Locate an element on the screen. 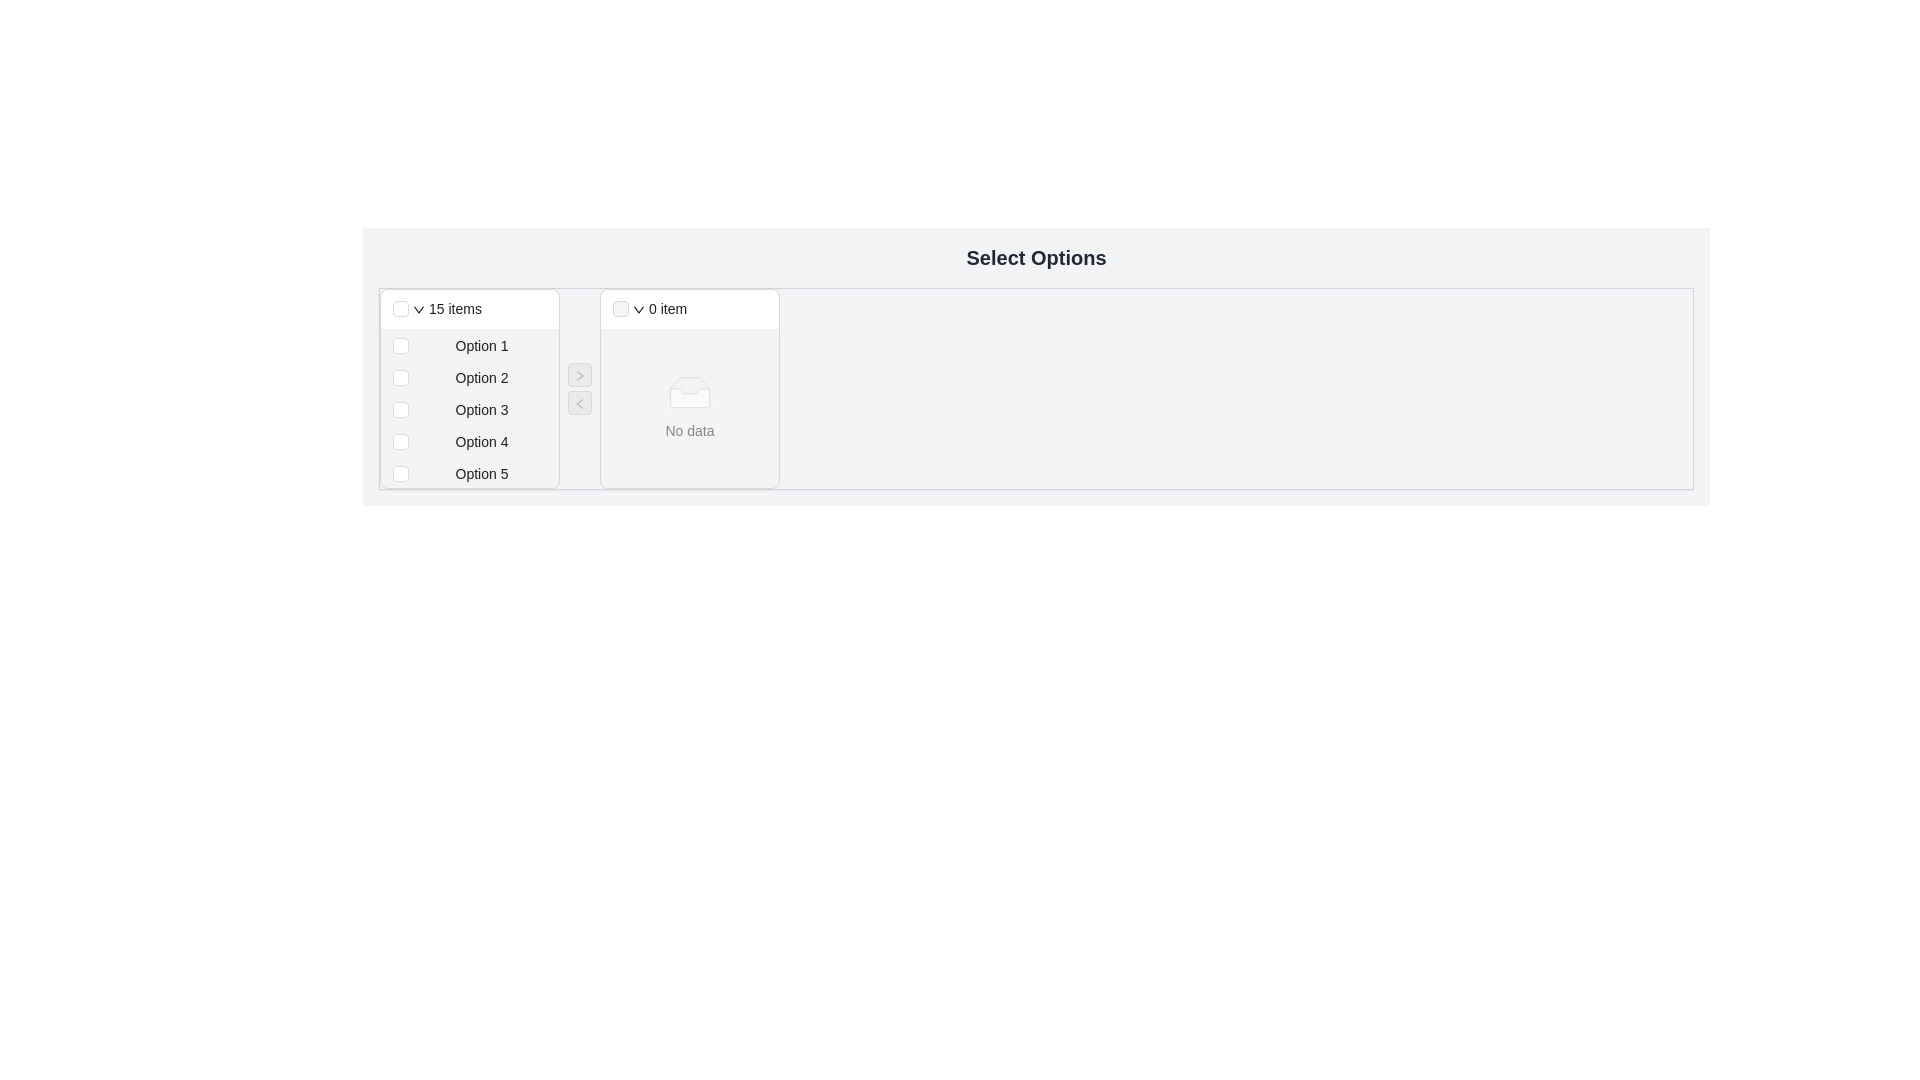 This screenshot has height=1080, width=1920. the first checkbox in the vertical list associated with 'Option 1' is located at coordinates (400, 345).